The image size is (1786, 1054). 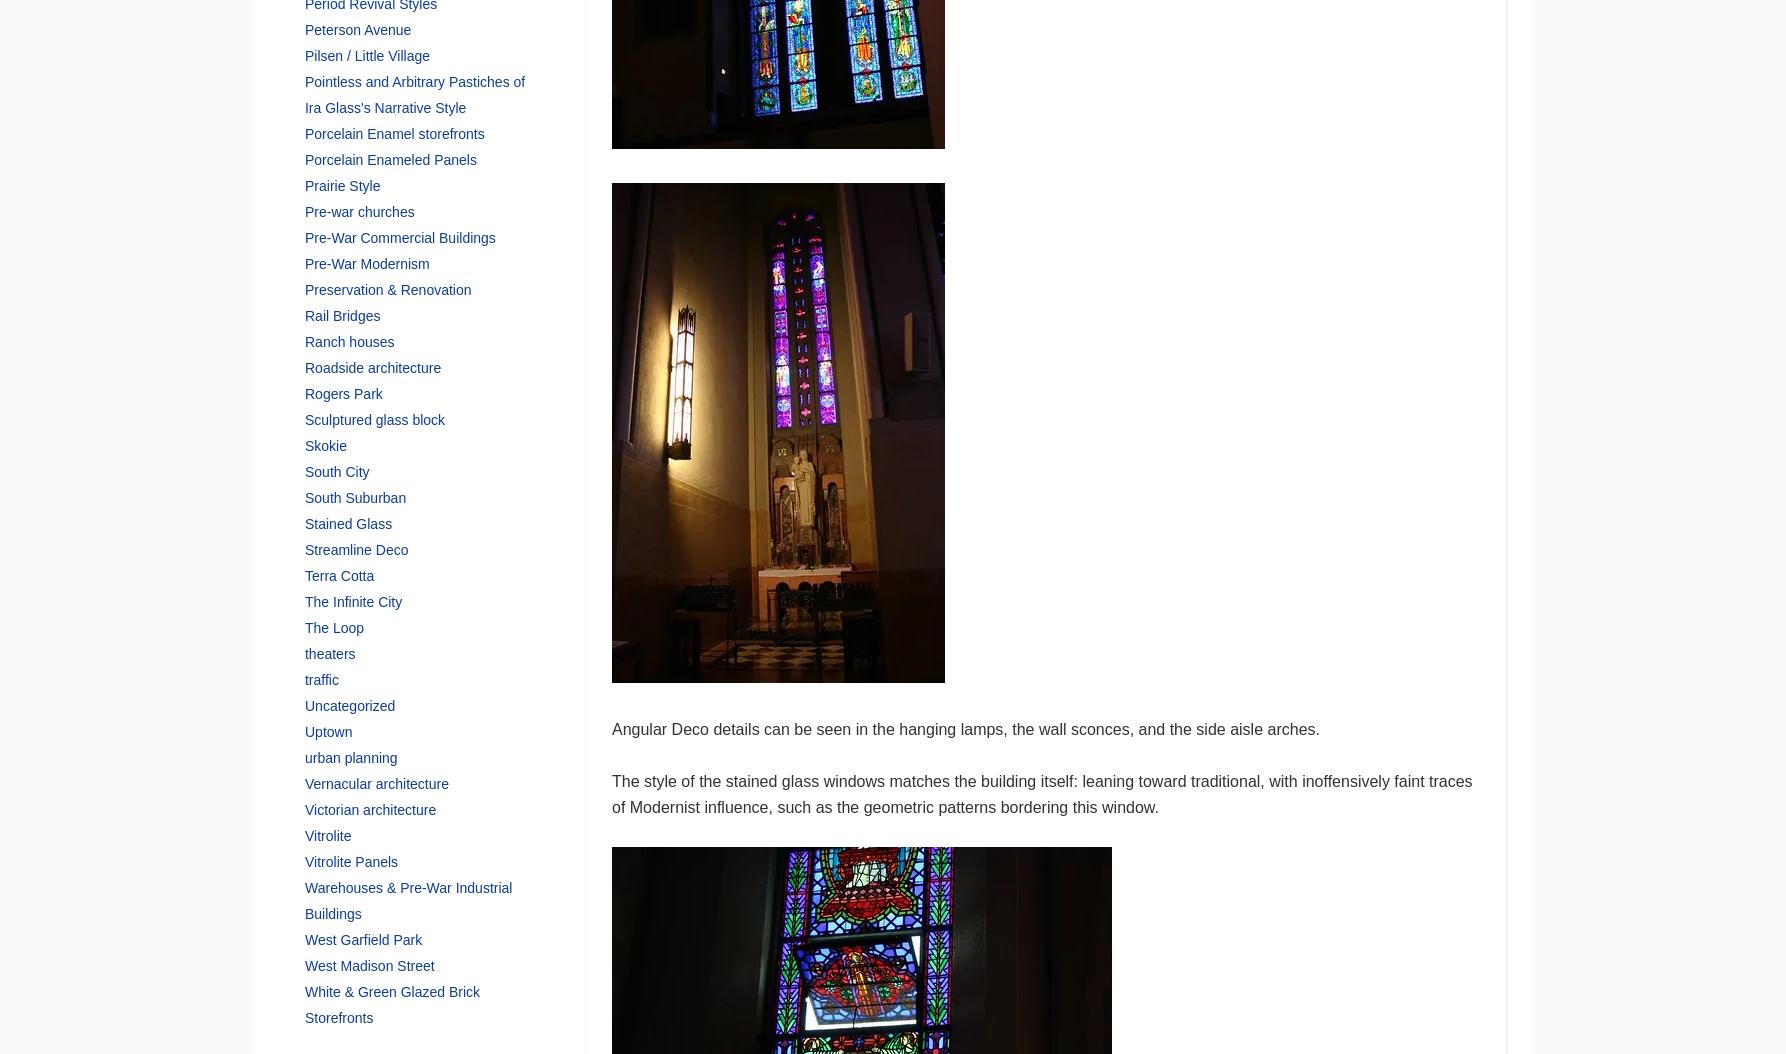 I want to click on 'The style of the stained glass windows matches the building itself: leaning toward traditional, with inoffensively faint traces of Modernist influence, such as the geometric patterns bordering this window.', so click(x=610, y=792).